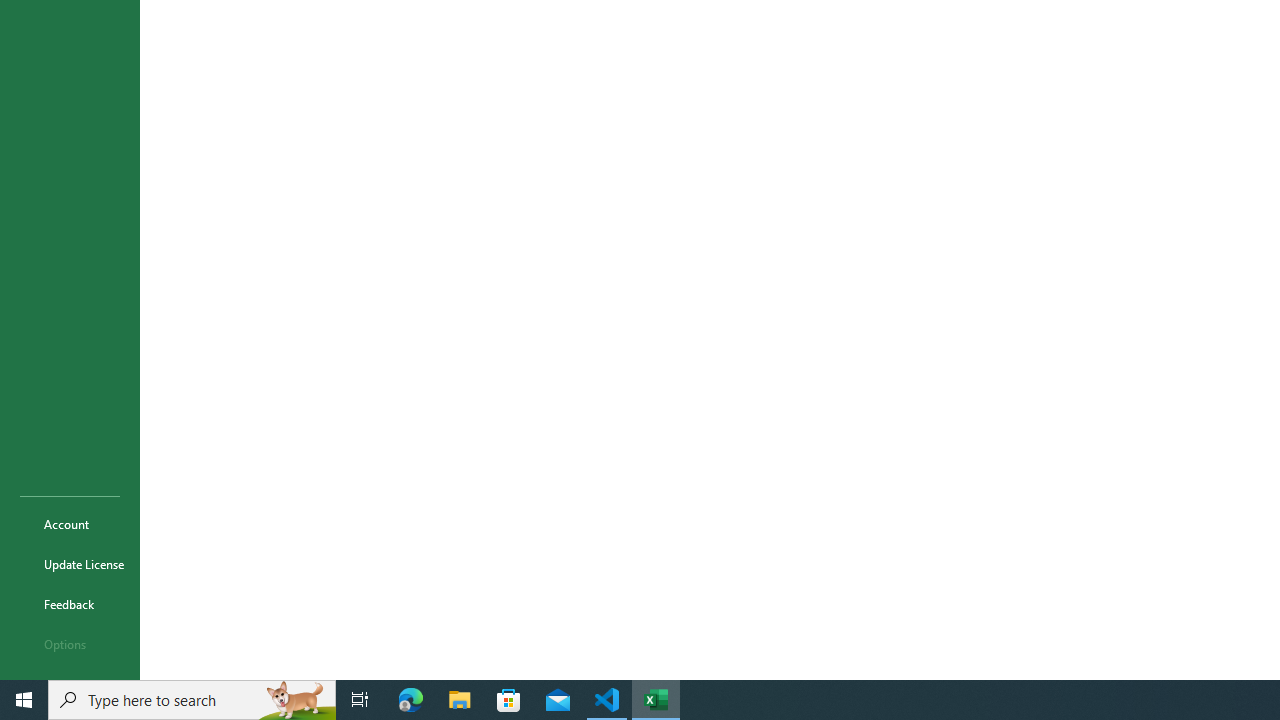 The height and width of the screenshot is (720, 1280). What do you see at coordinates (410, 698) in the screenshot?
I see `'Microsoft Edge'` at bounding box center [410, 698].